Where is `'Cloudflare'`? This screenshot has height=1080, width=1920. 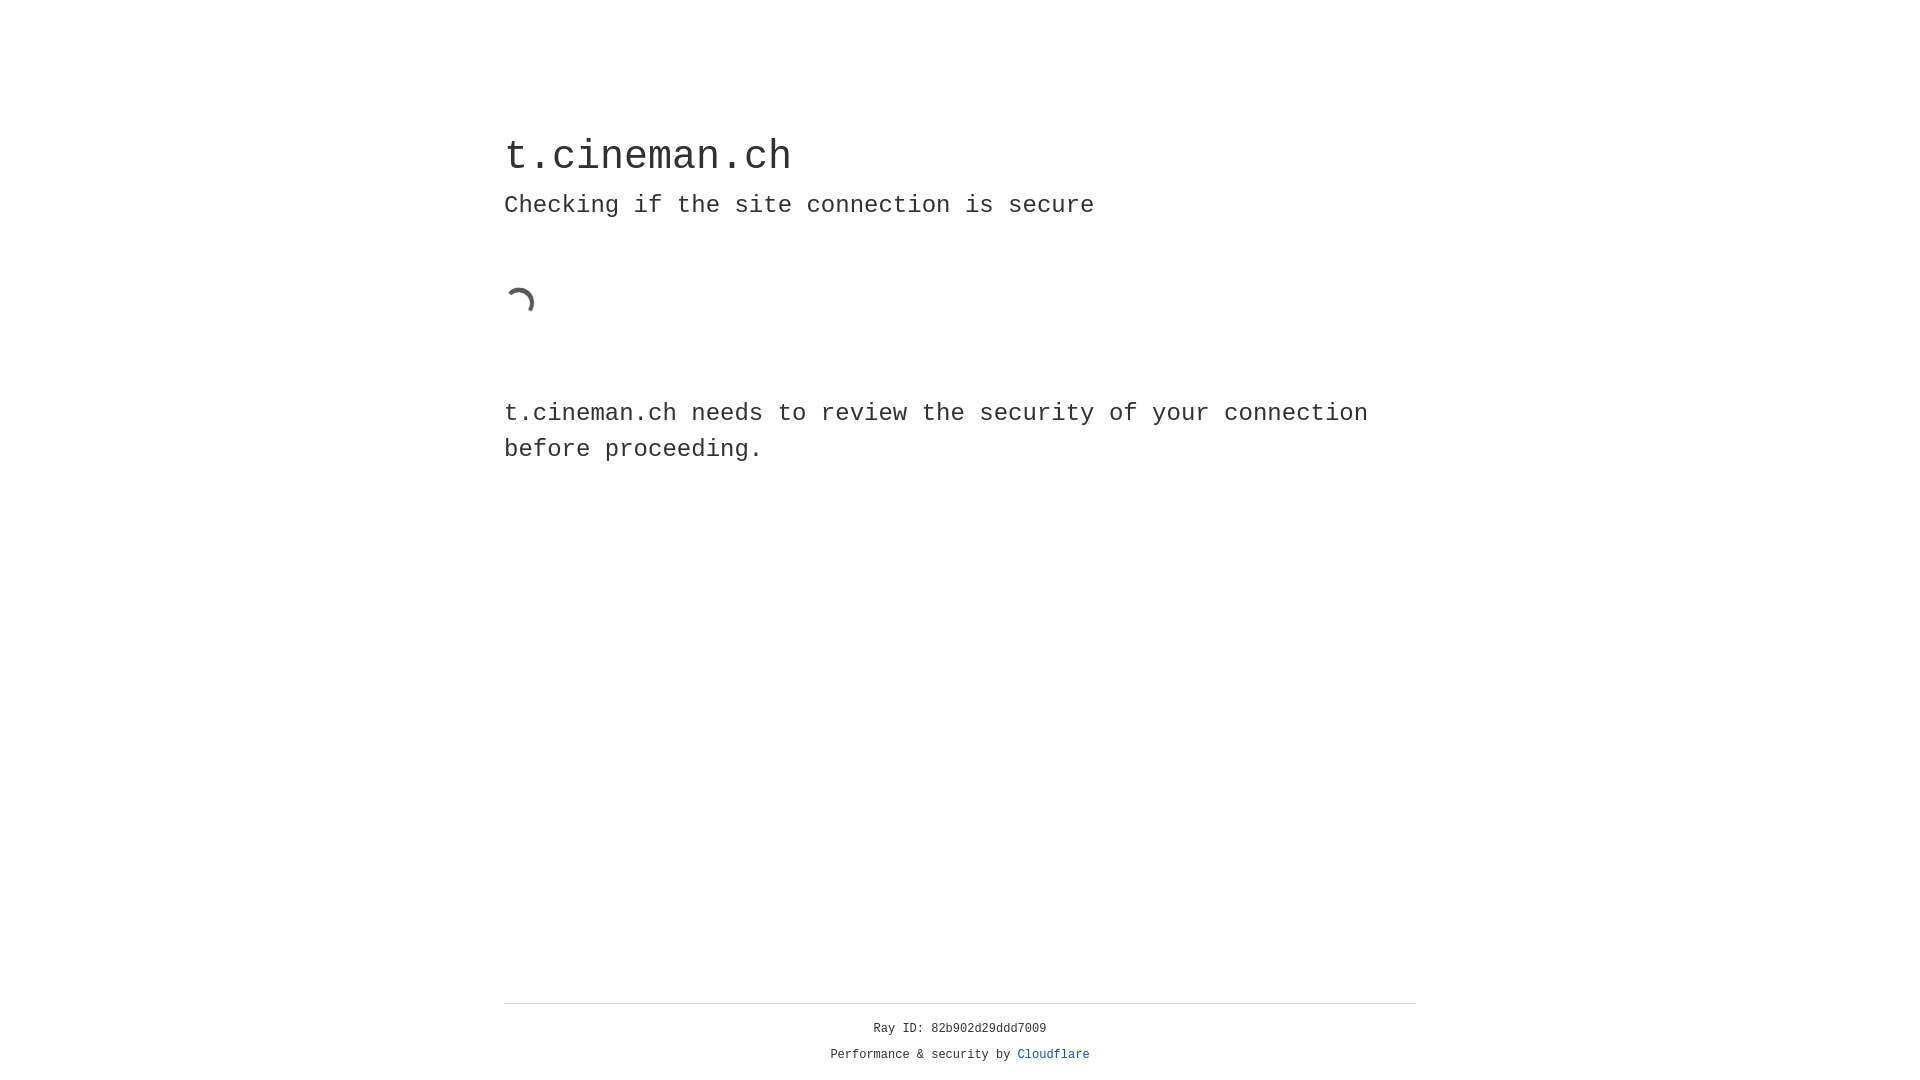
'Cloudflare' is located at coordinates (1017, 1054).